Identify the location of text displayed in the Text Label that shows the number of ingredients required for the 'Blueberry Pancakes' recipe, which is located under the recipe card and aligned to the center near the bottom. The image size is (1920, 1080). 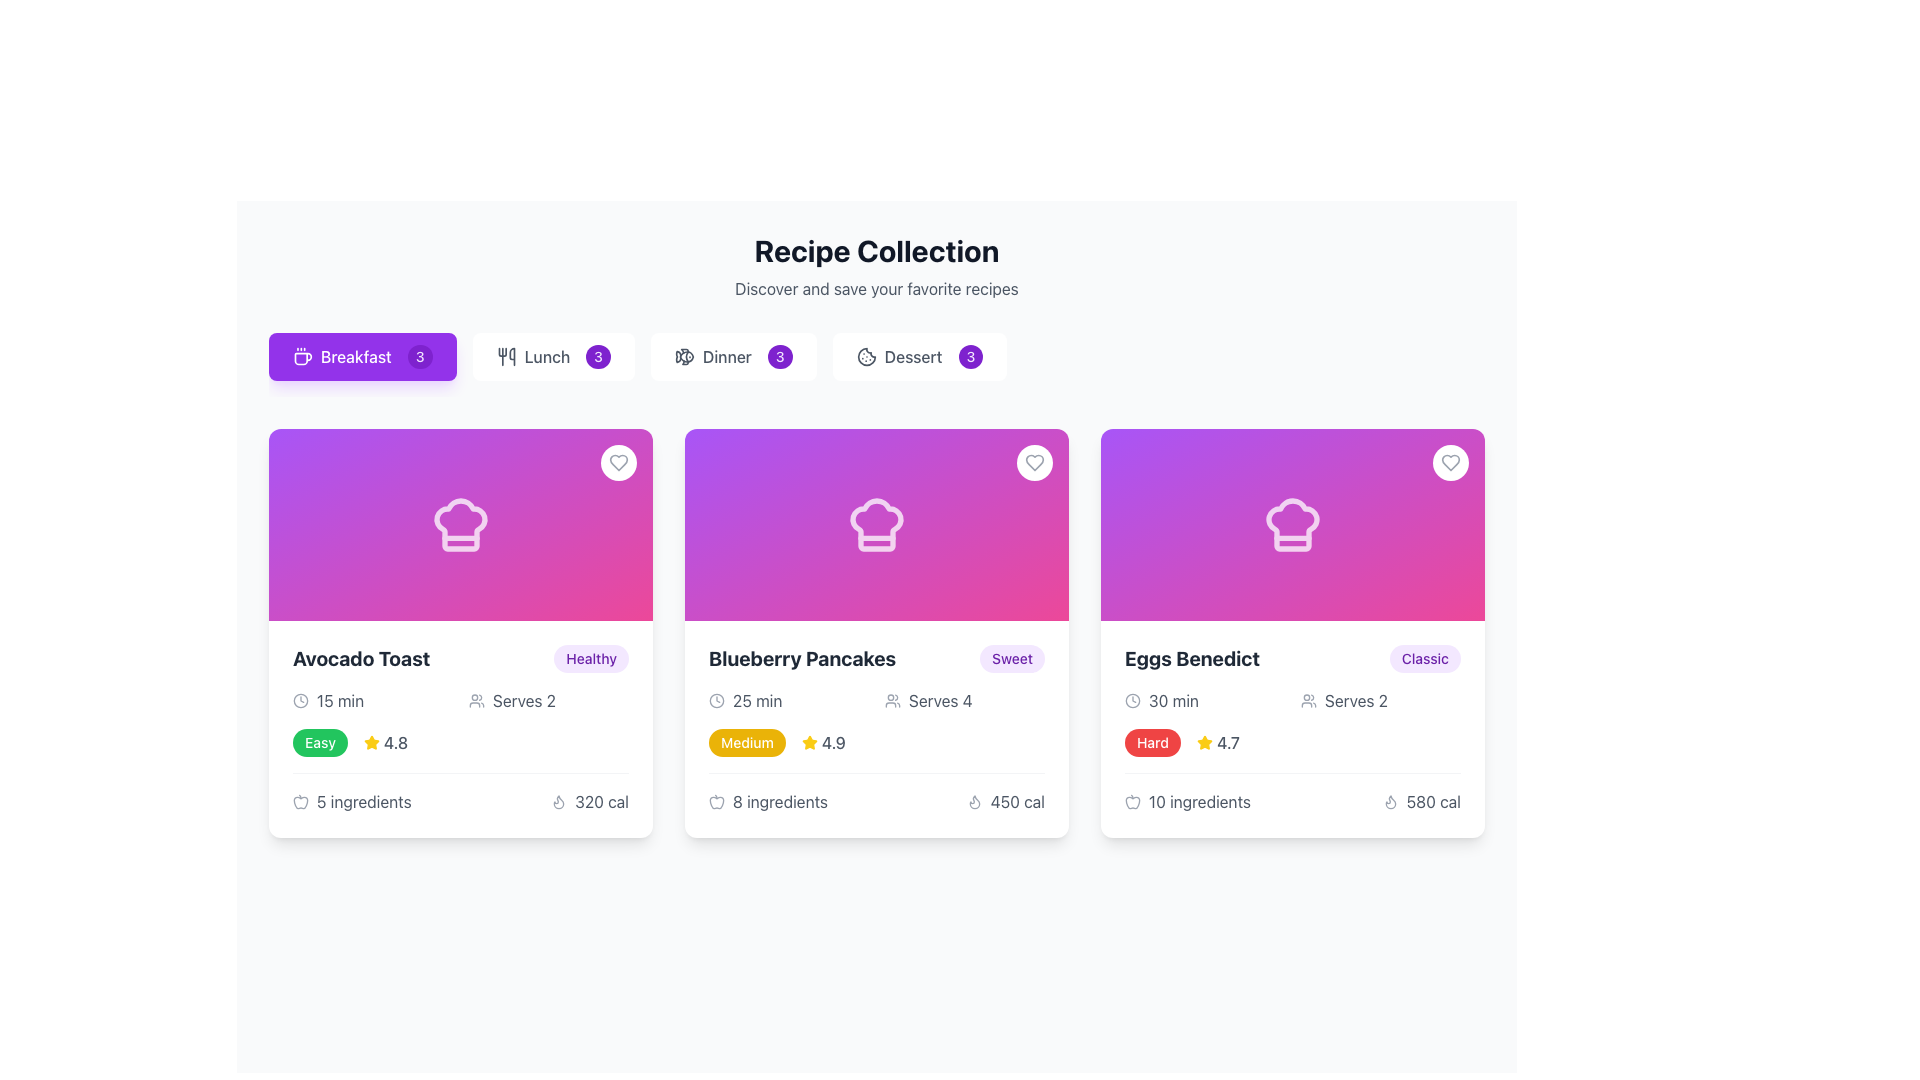
(779, 801).